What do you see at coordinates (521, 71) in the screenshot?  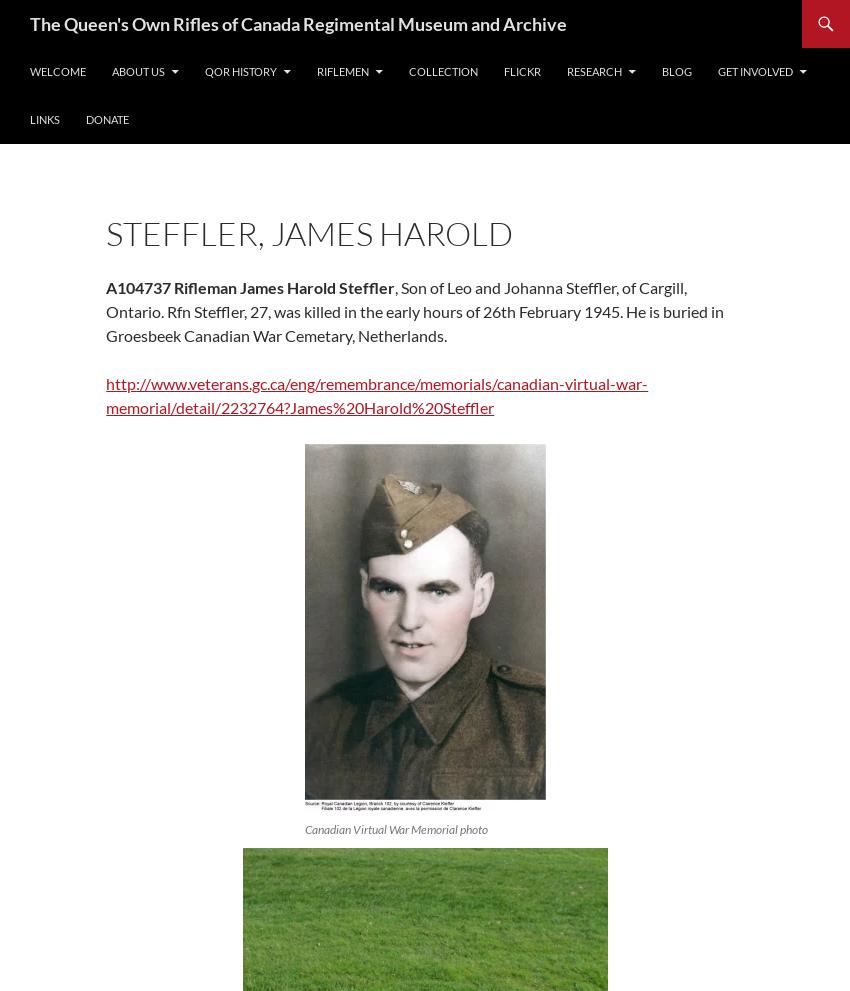 I see `'Flickr'` at bounding box center [521, 71].